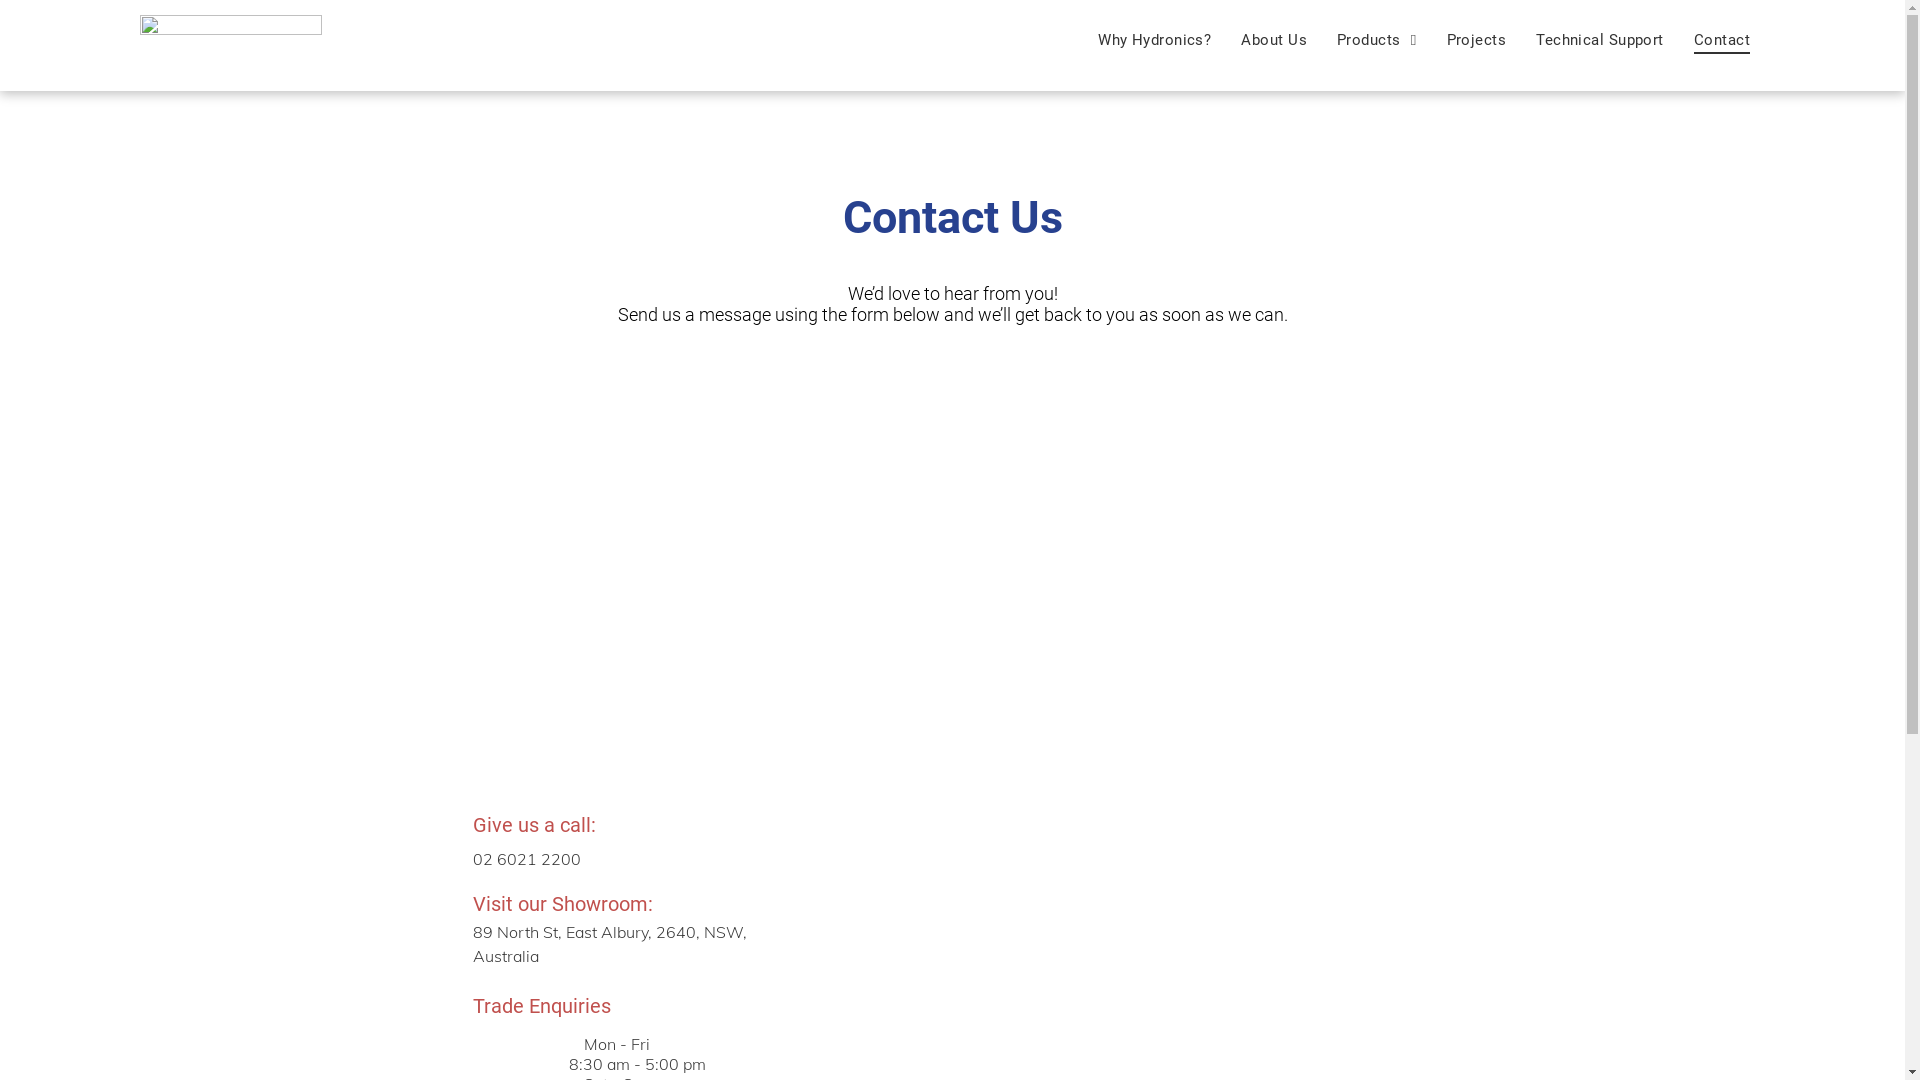  What do you see at coordinates (1272, 39) in the screenshot?
I see `'About Us'` at bounding box center [1272, 39].